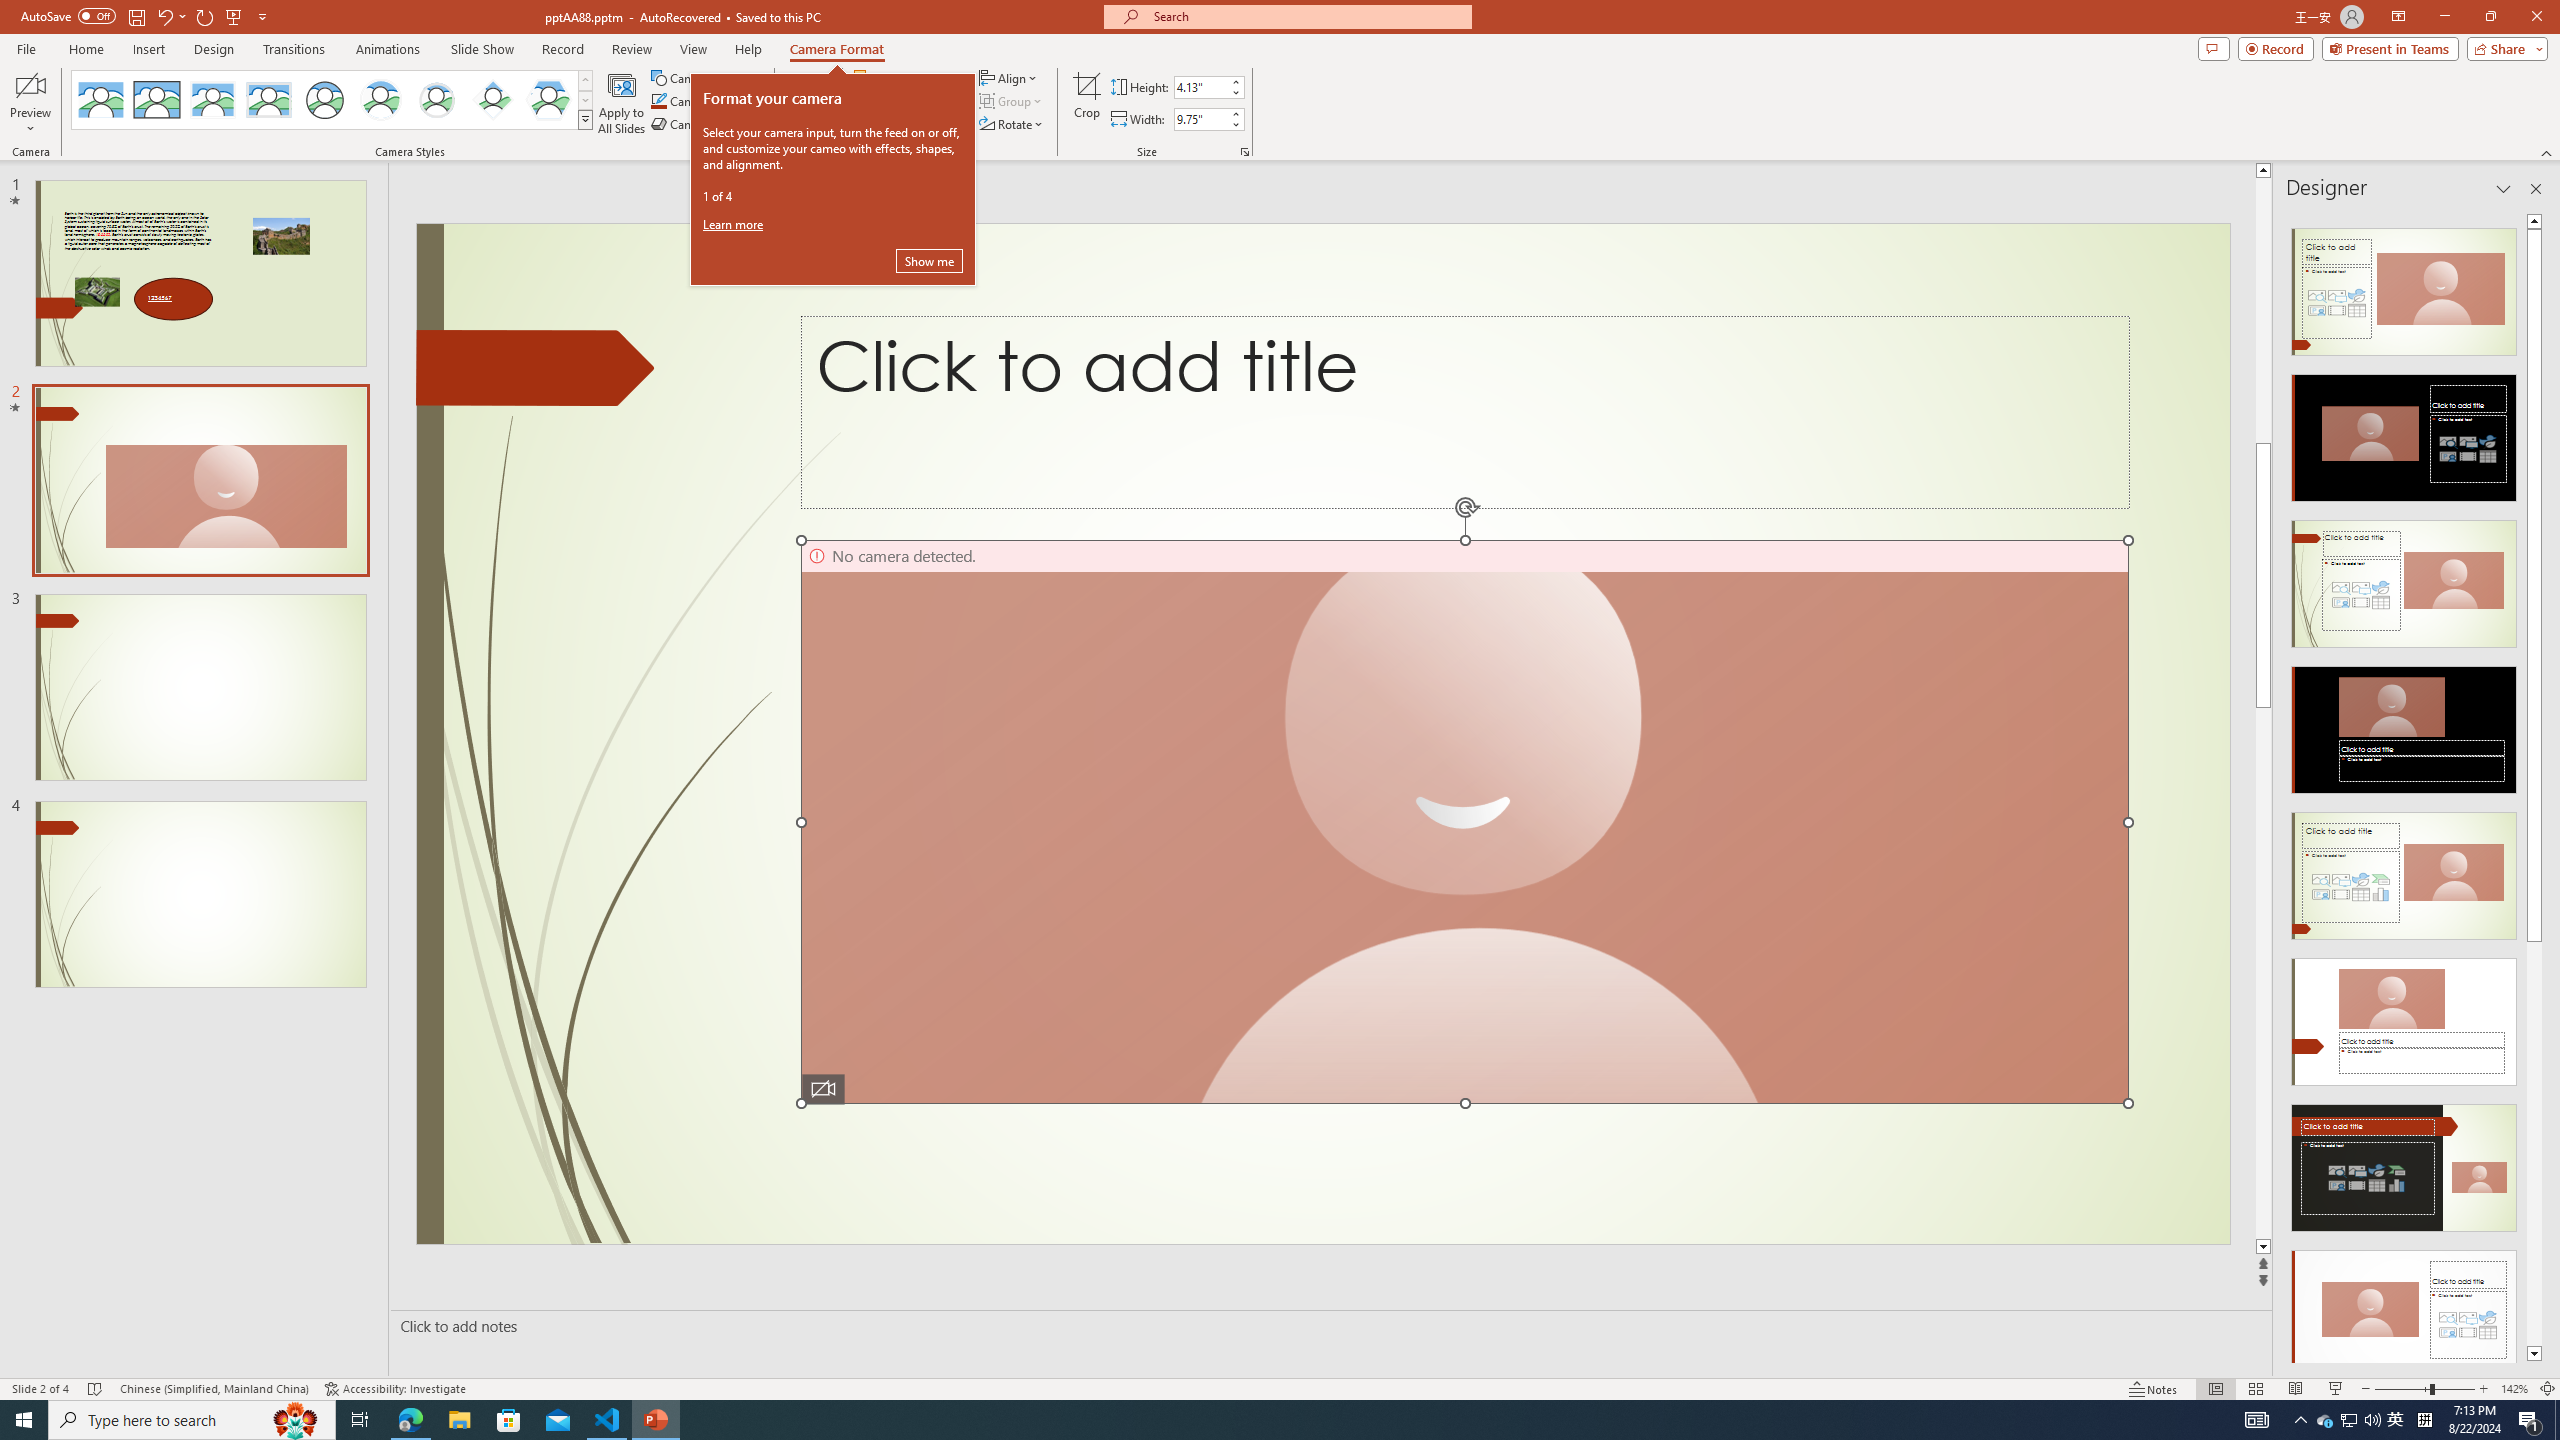 This screenshot has height=1440, width=2560. I want to click on 'Camera 7, No camera detected.', so click(1463, 822).